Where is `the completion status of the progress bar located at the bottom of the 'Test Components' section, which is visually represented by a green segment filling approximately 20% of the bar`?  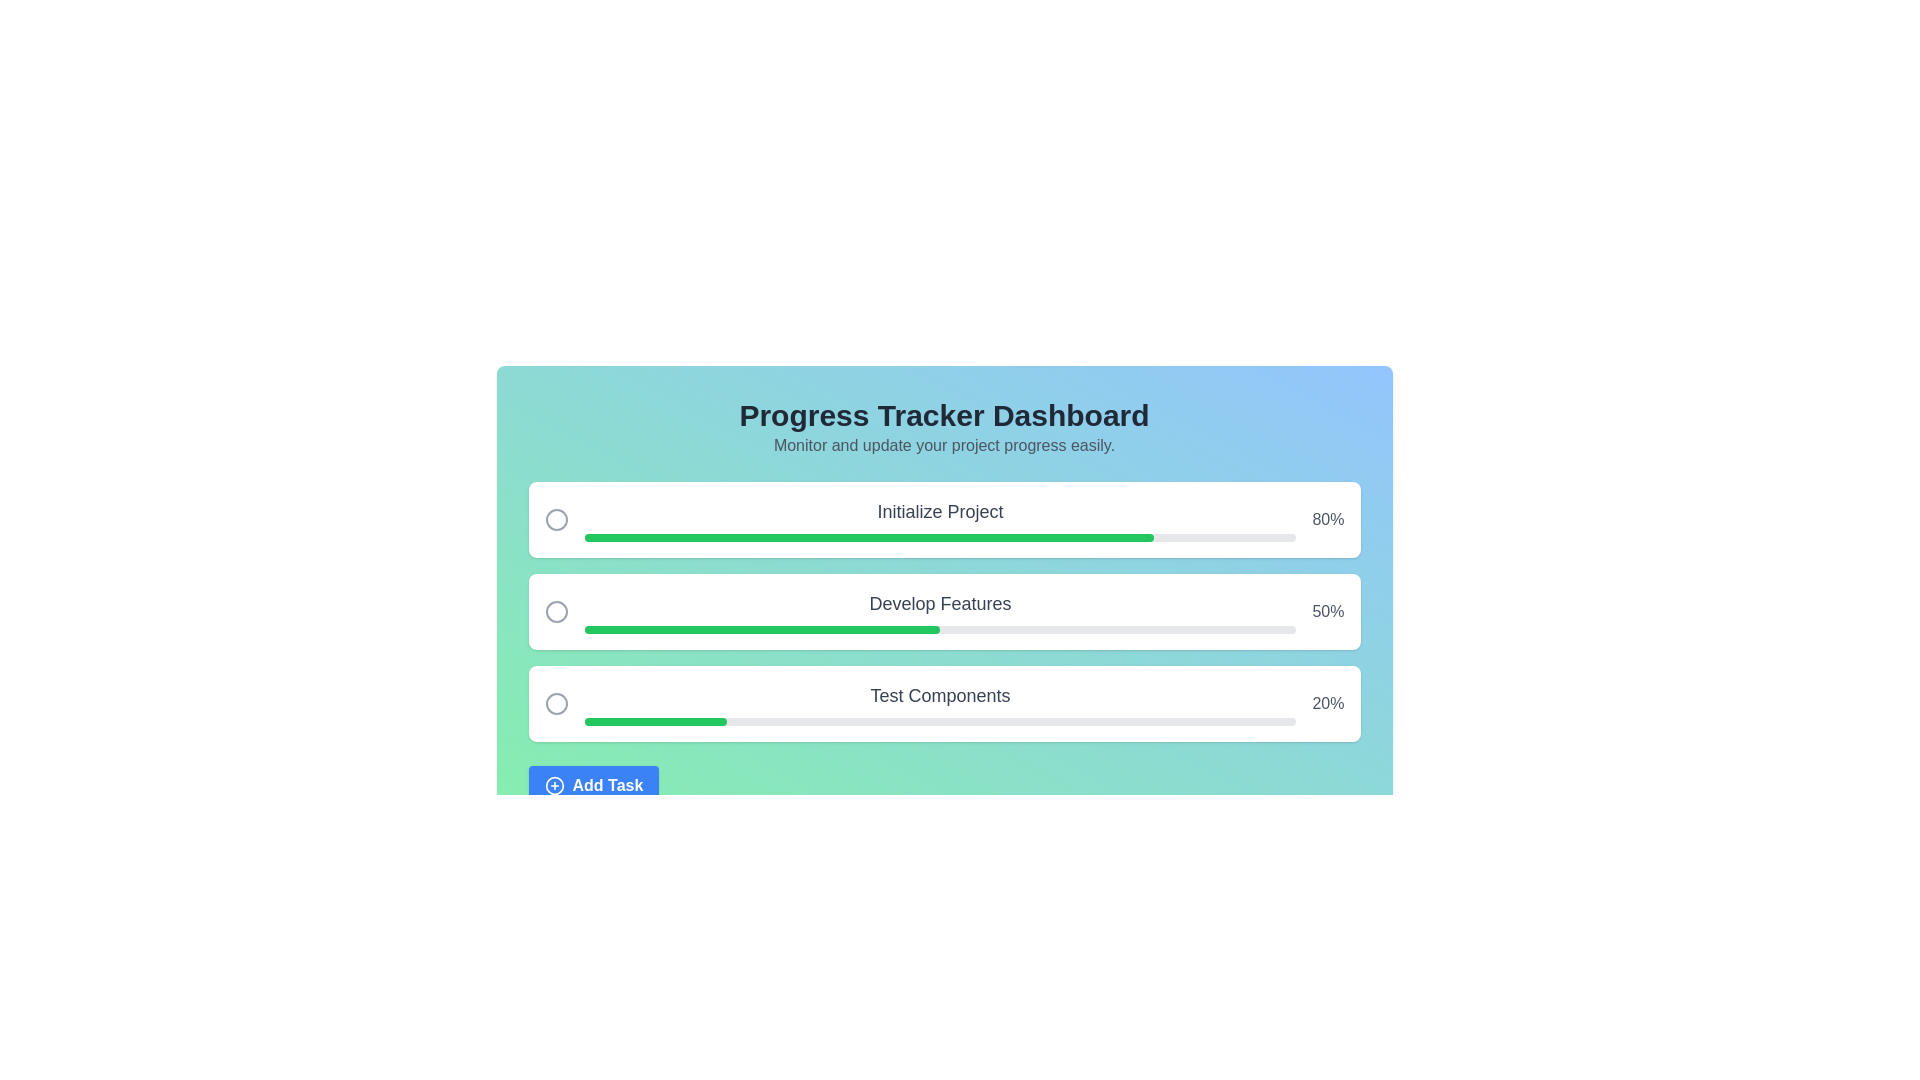 the completion status of the progress bar located at the bottom of the 'Test Components' section, which is visually represented by a green segment filling approximately 20% of the bar is located at coordinates (939, 721).